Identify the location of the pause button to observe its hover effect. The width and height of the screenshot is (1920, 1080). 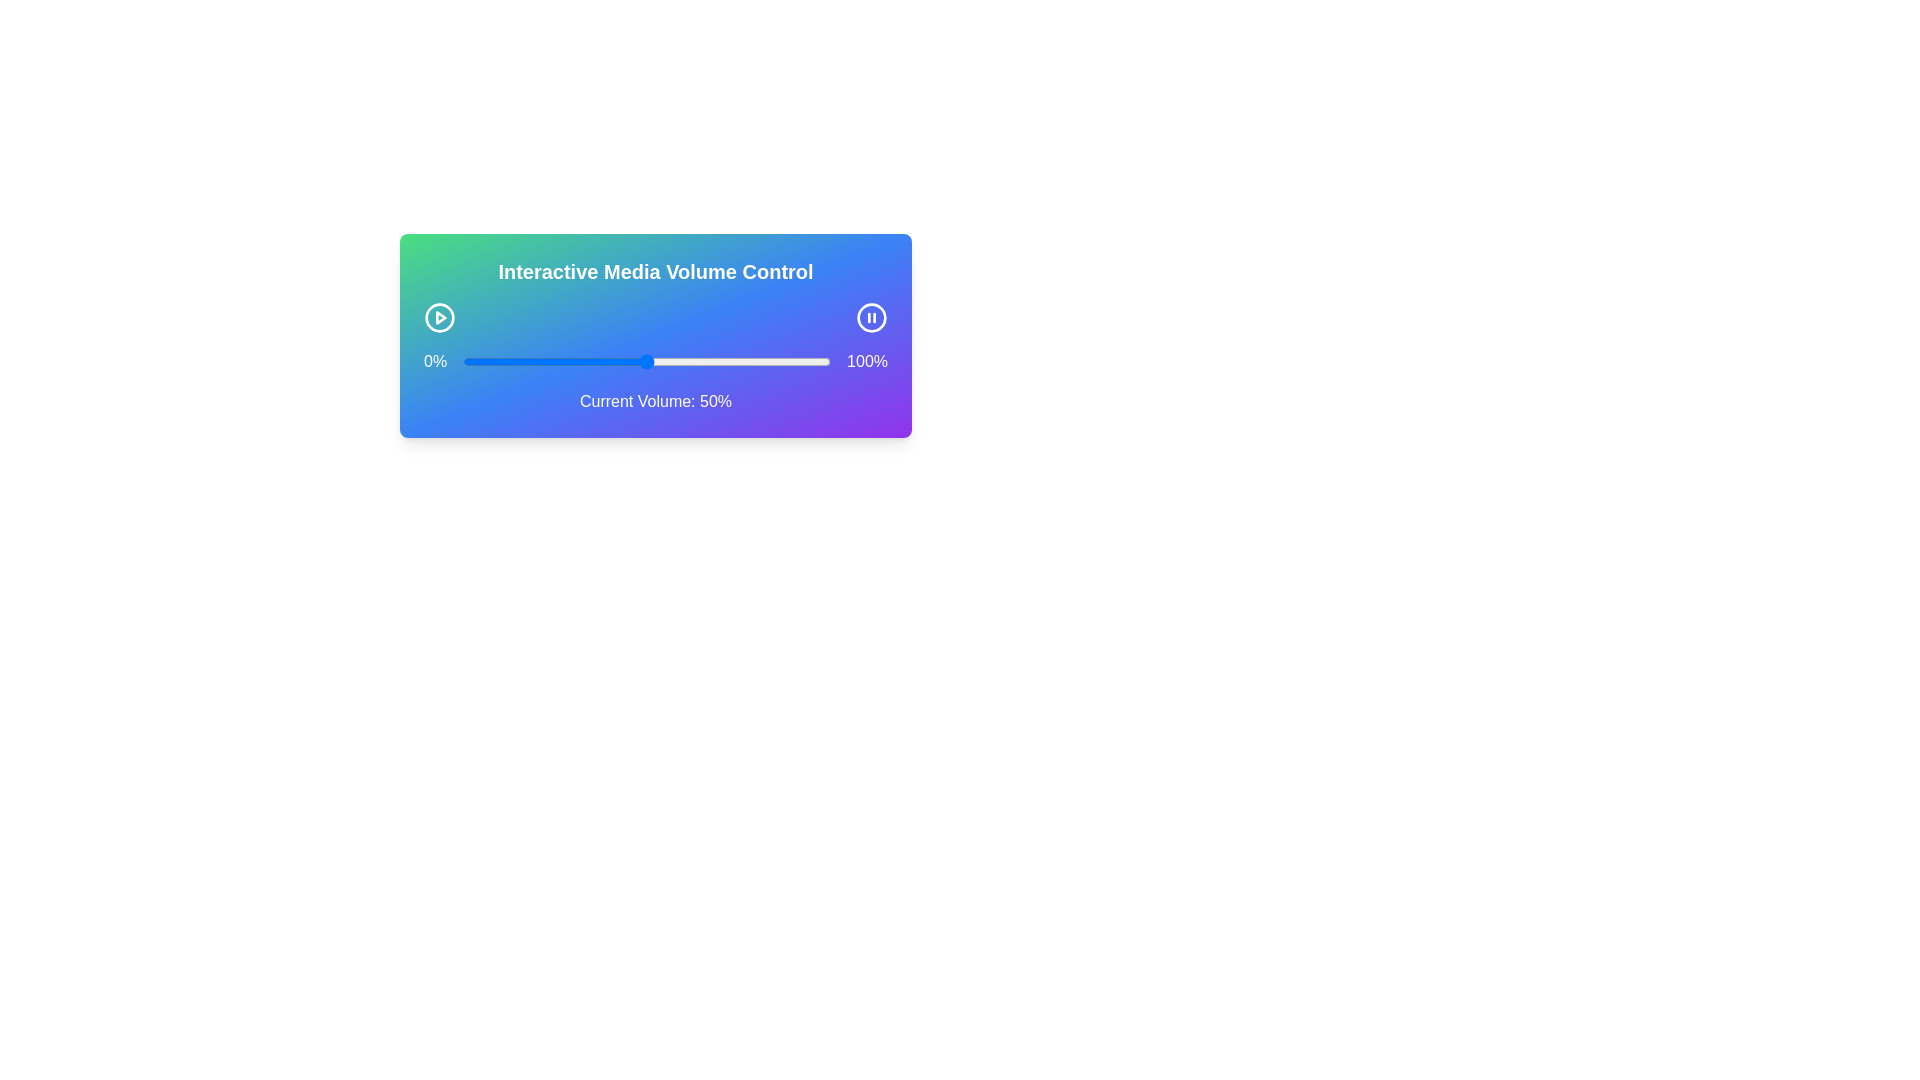
(872, 316).